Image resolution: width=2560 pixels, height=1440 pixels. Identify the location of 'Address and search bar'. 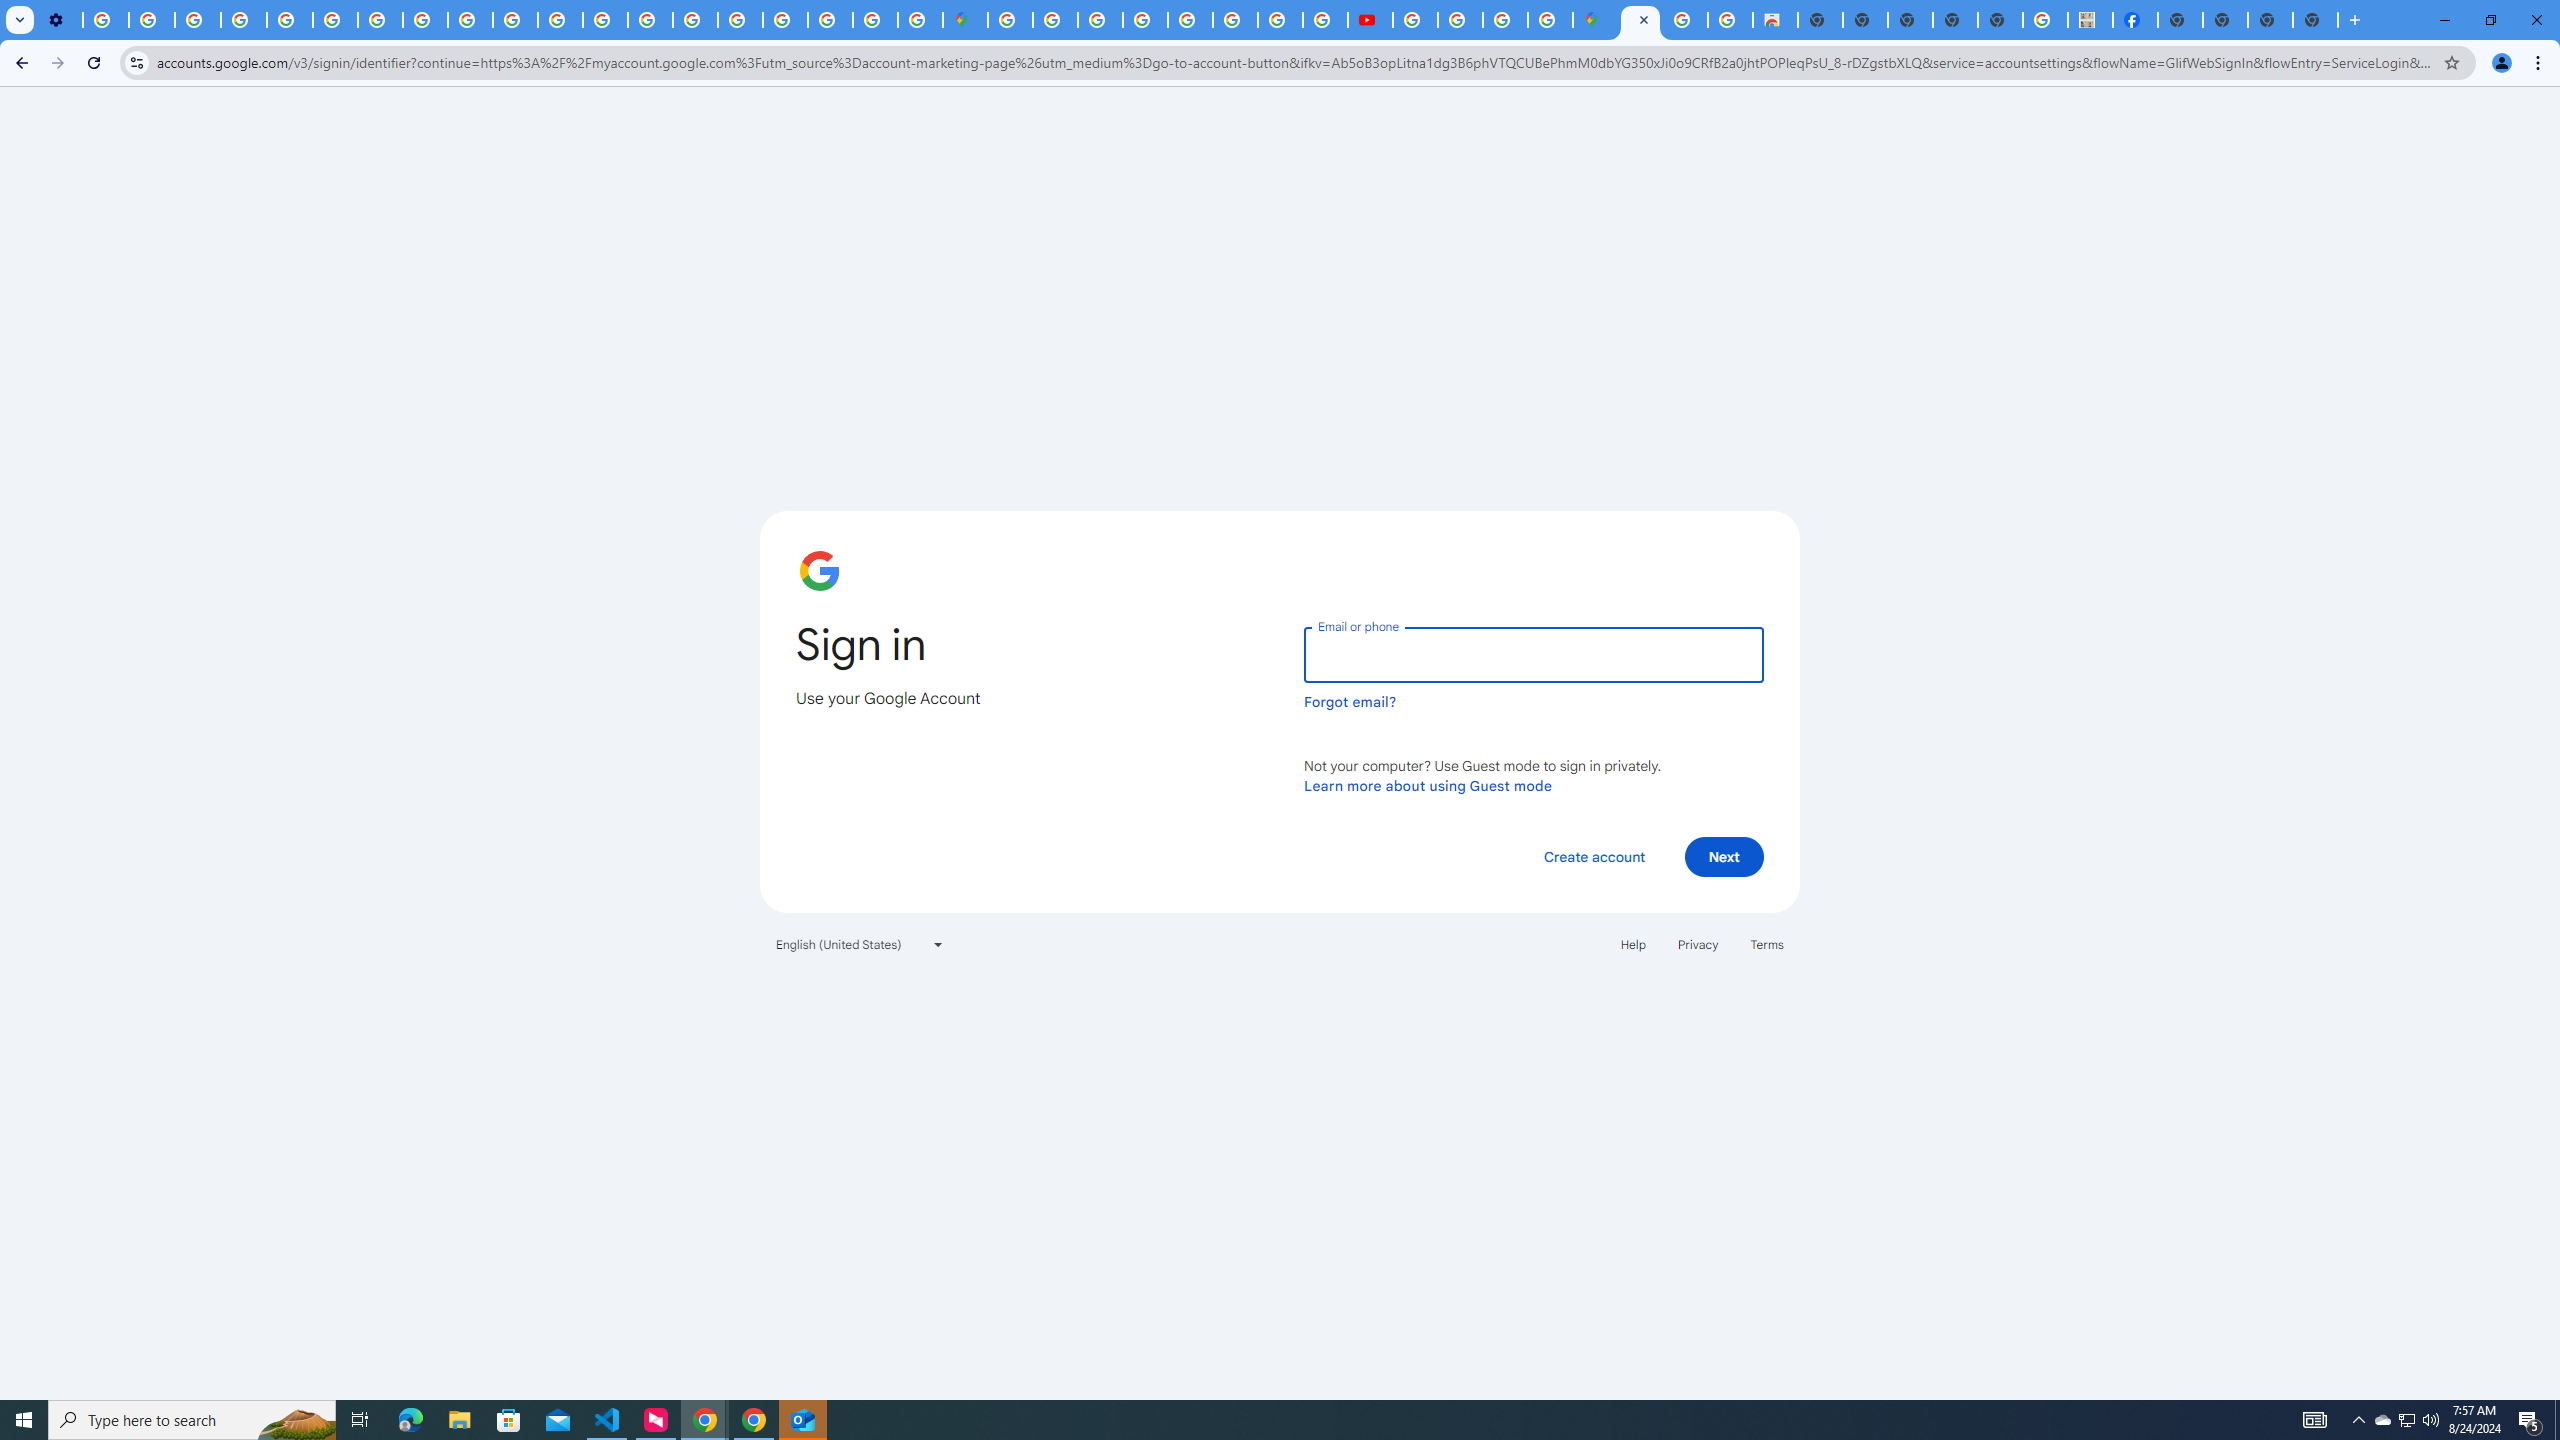
(1293, 61).